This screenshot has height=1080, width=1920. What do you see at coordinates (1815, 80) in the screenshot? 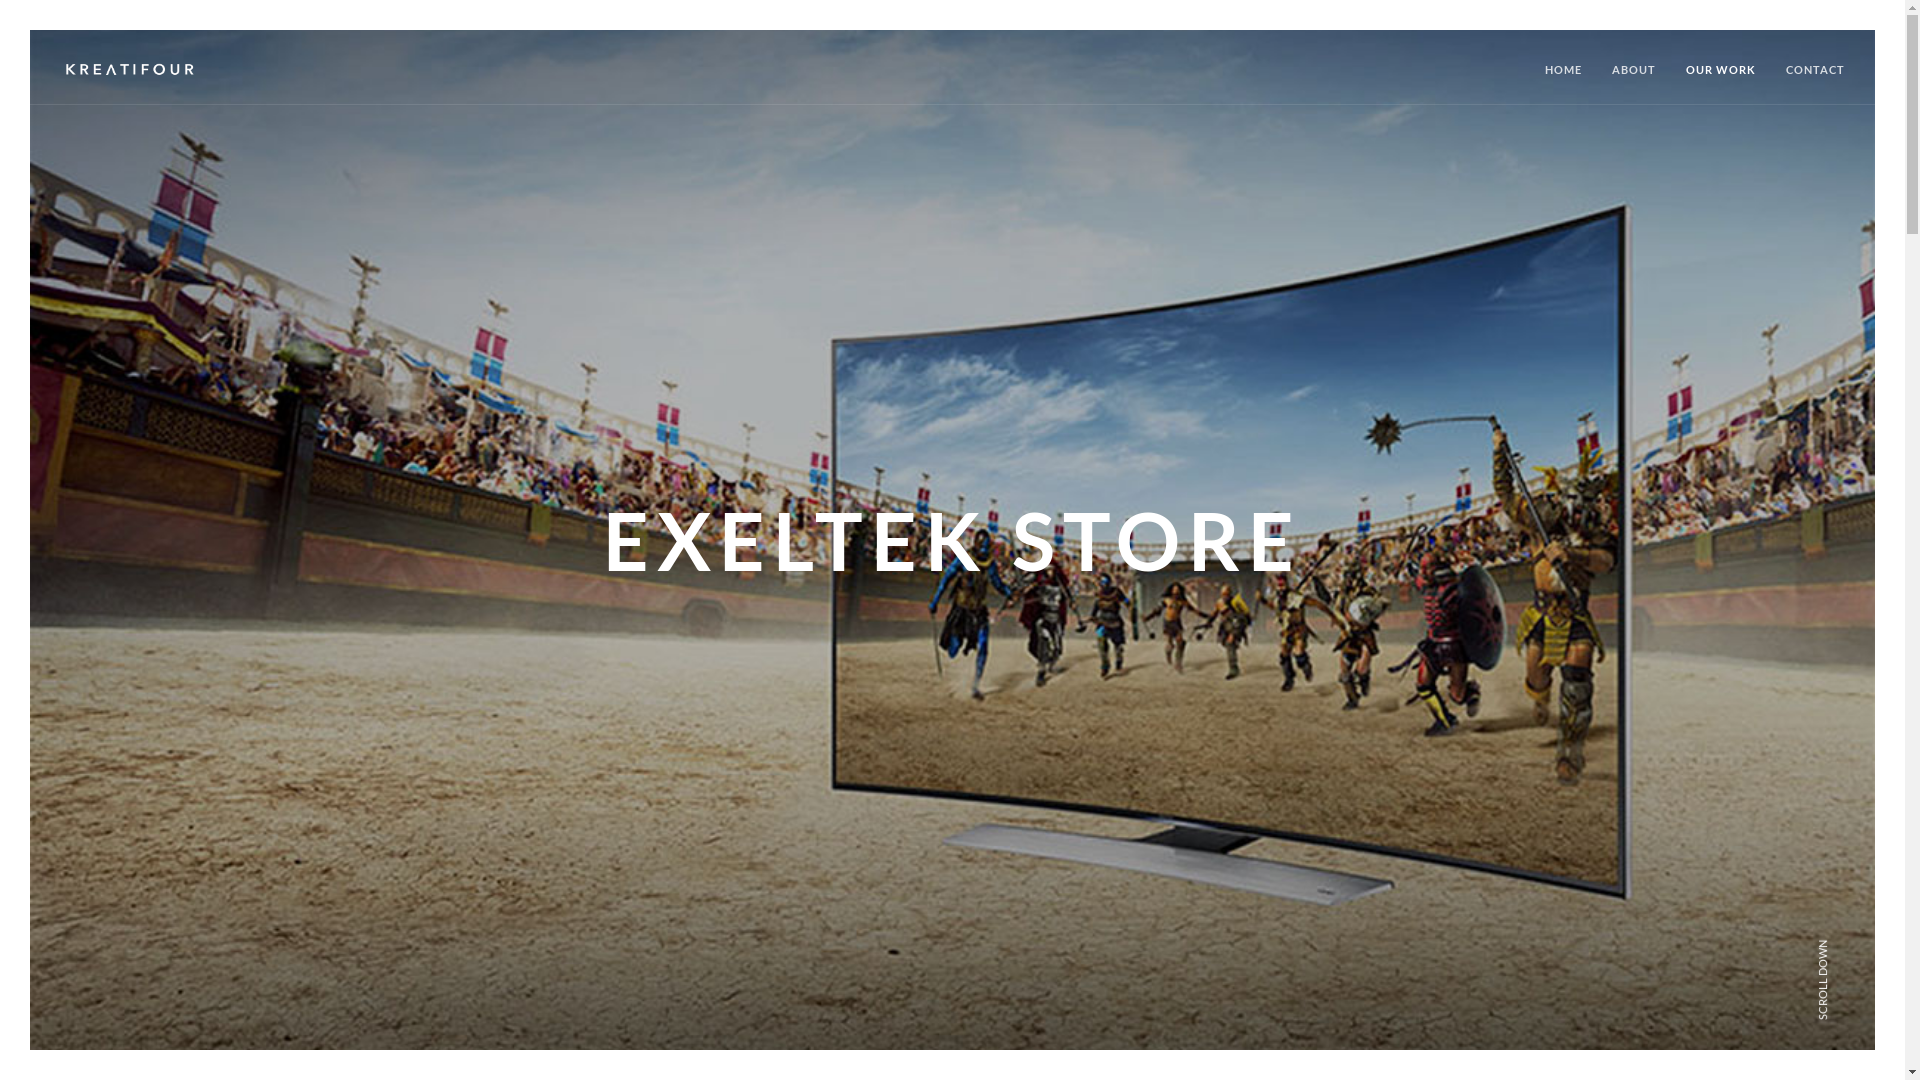
I see `'CONTACT'` at bounding box center [1815, 80].